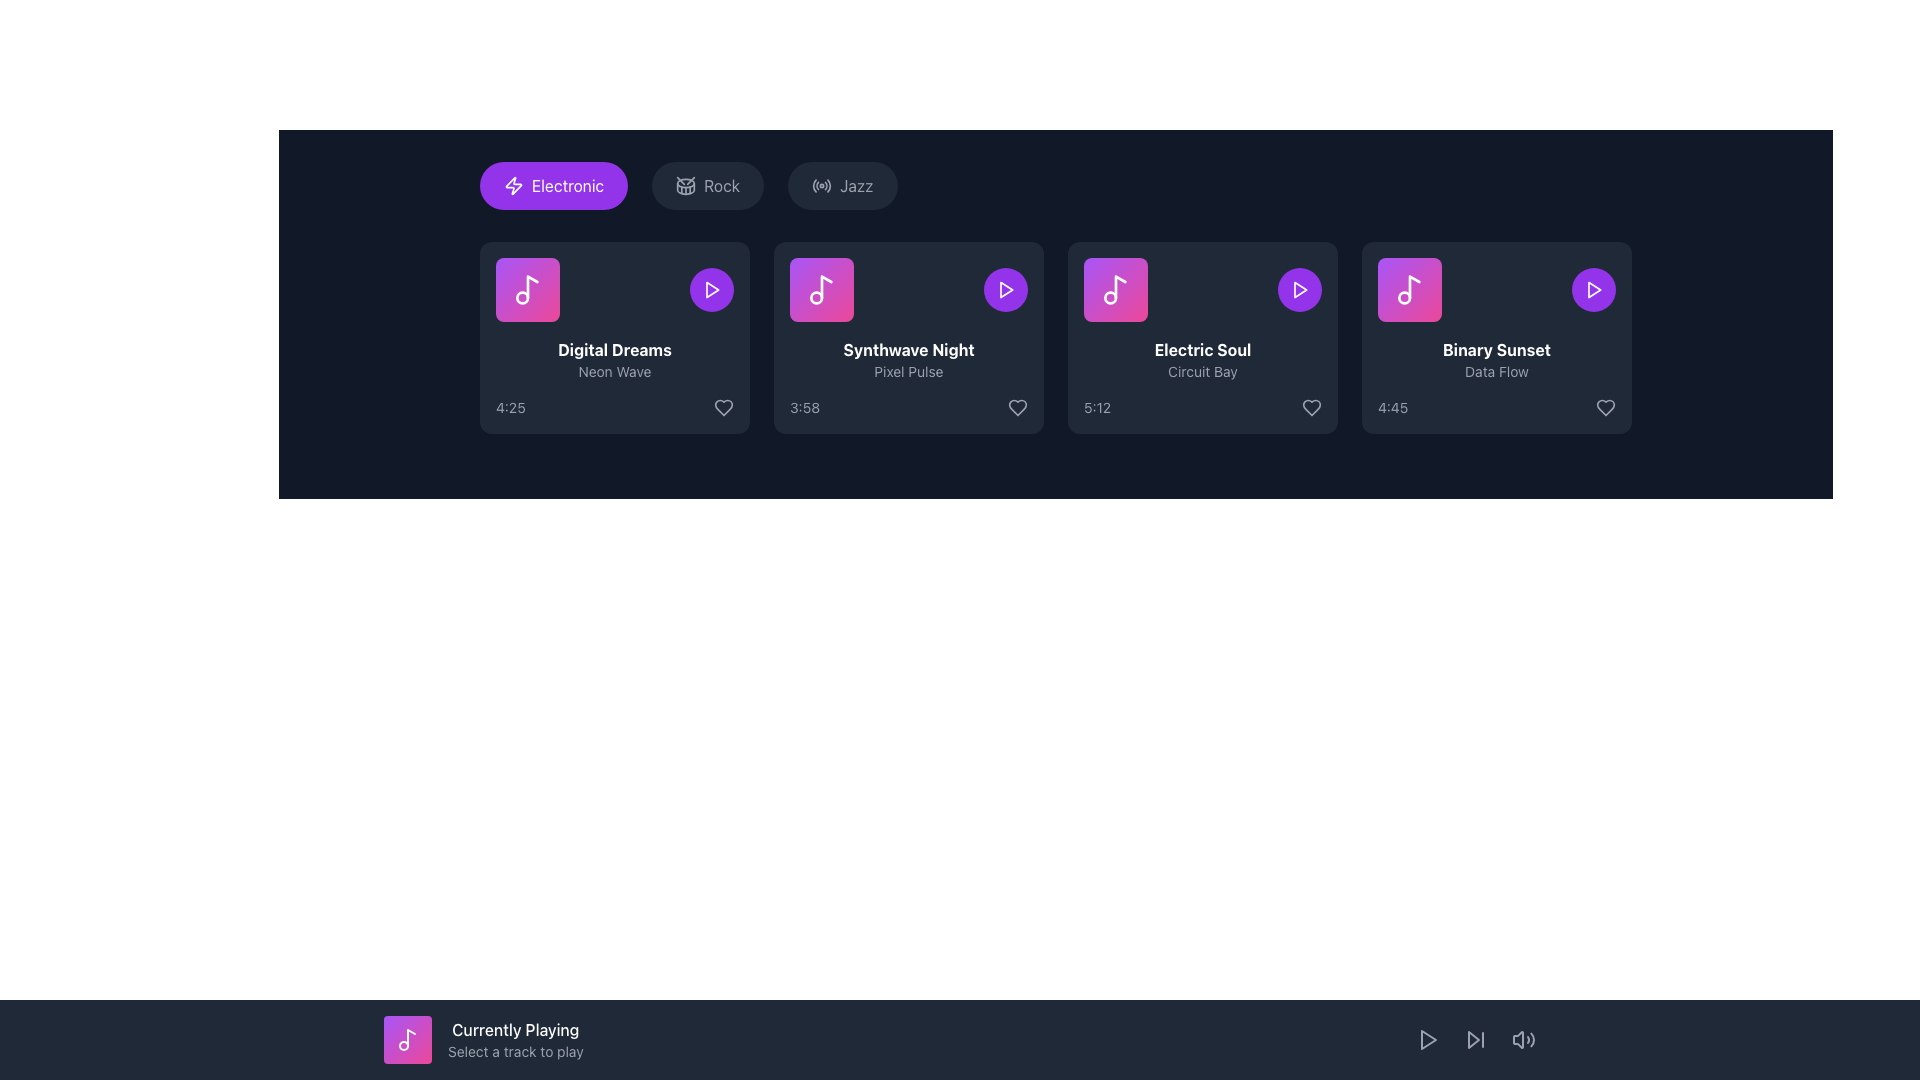 The image size is (1920, 1080). Describe the element at coordinates (907, 371) in the screenshot. I see `the text label 'Pixel Pulse' which is displayed in a smaller light gray font below the title 'Synthwave Night' in a card-like interface` at that location.